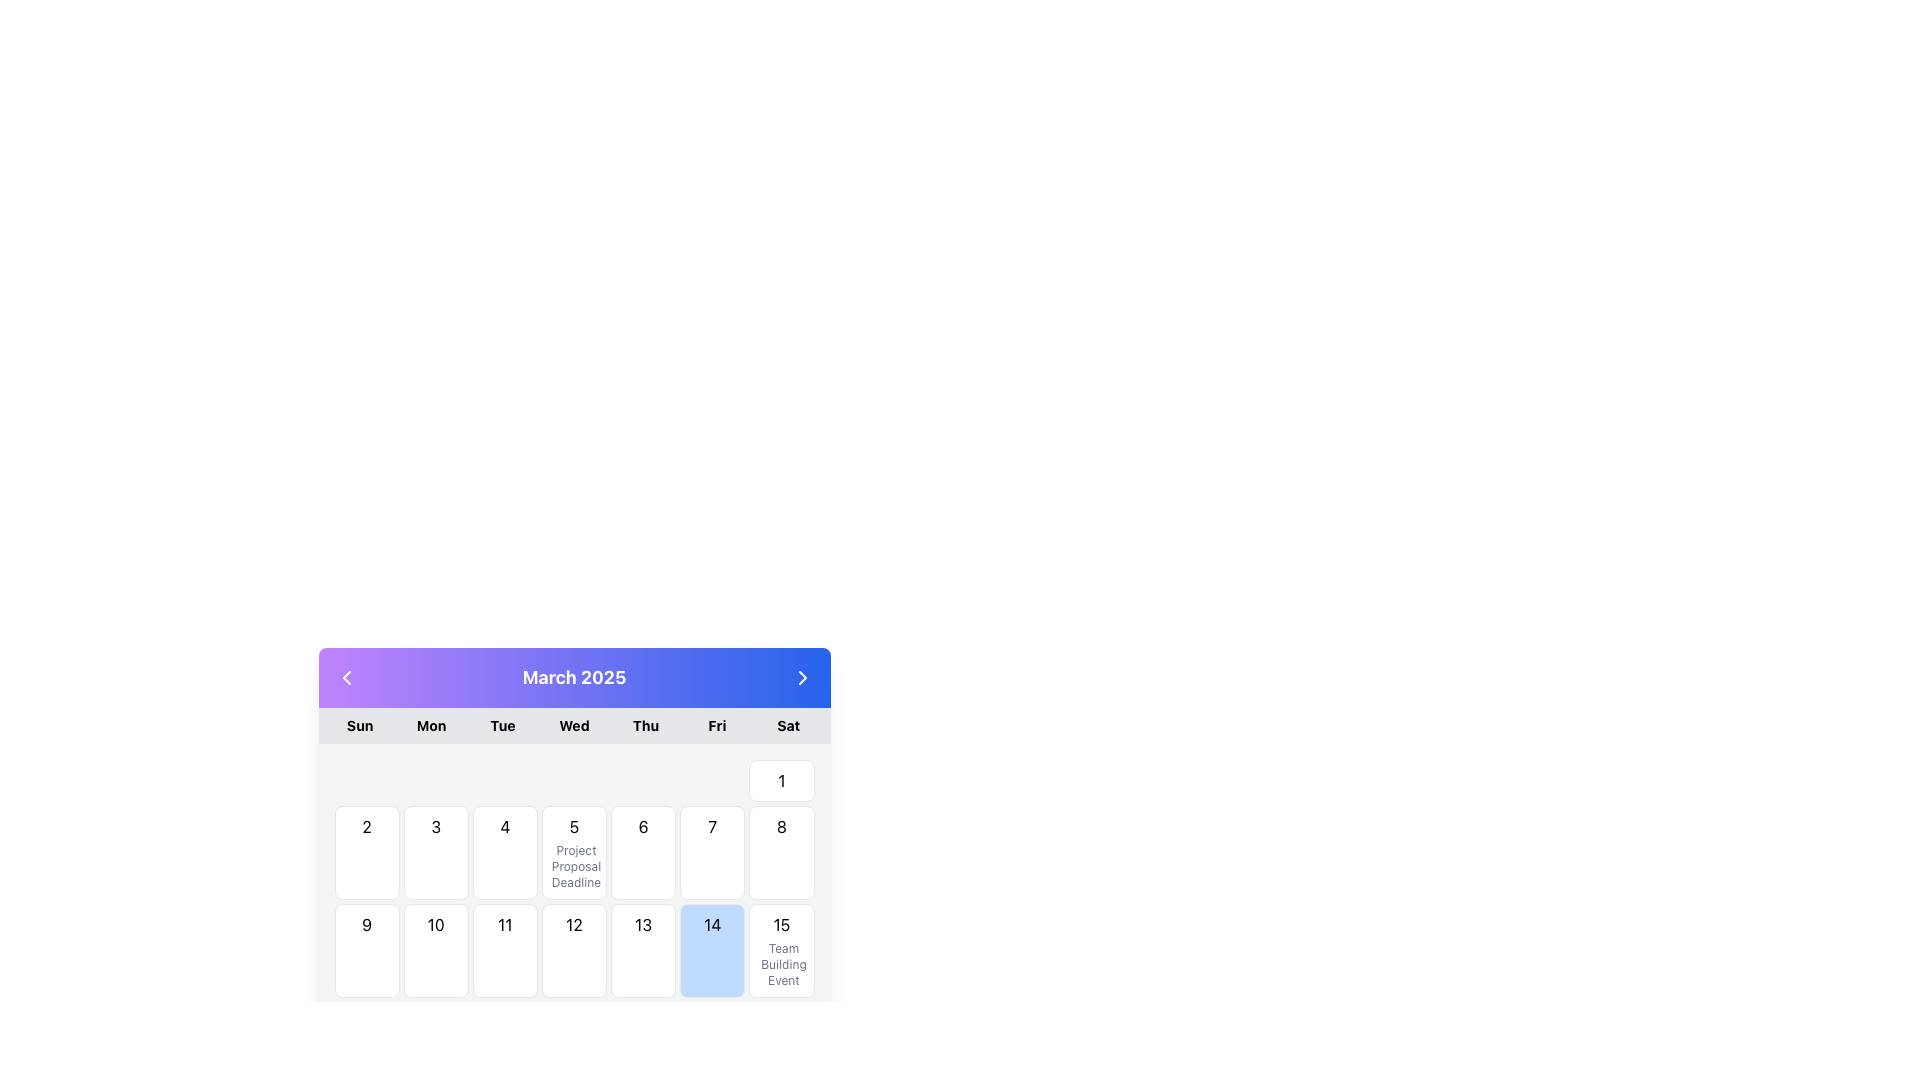 The image size is (1920, 1080). I want to click on calendar date marked by the small, circular dot located over the number '4' in the calendar grid, so click(505, 779).